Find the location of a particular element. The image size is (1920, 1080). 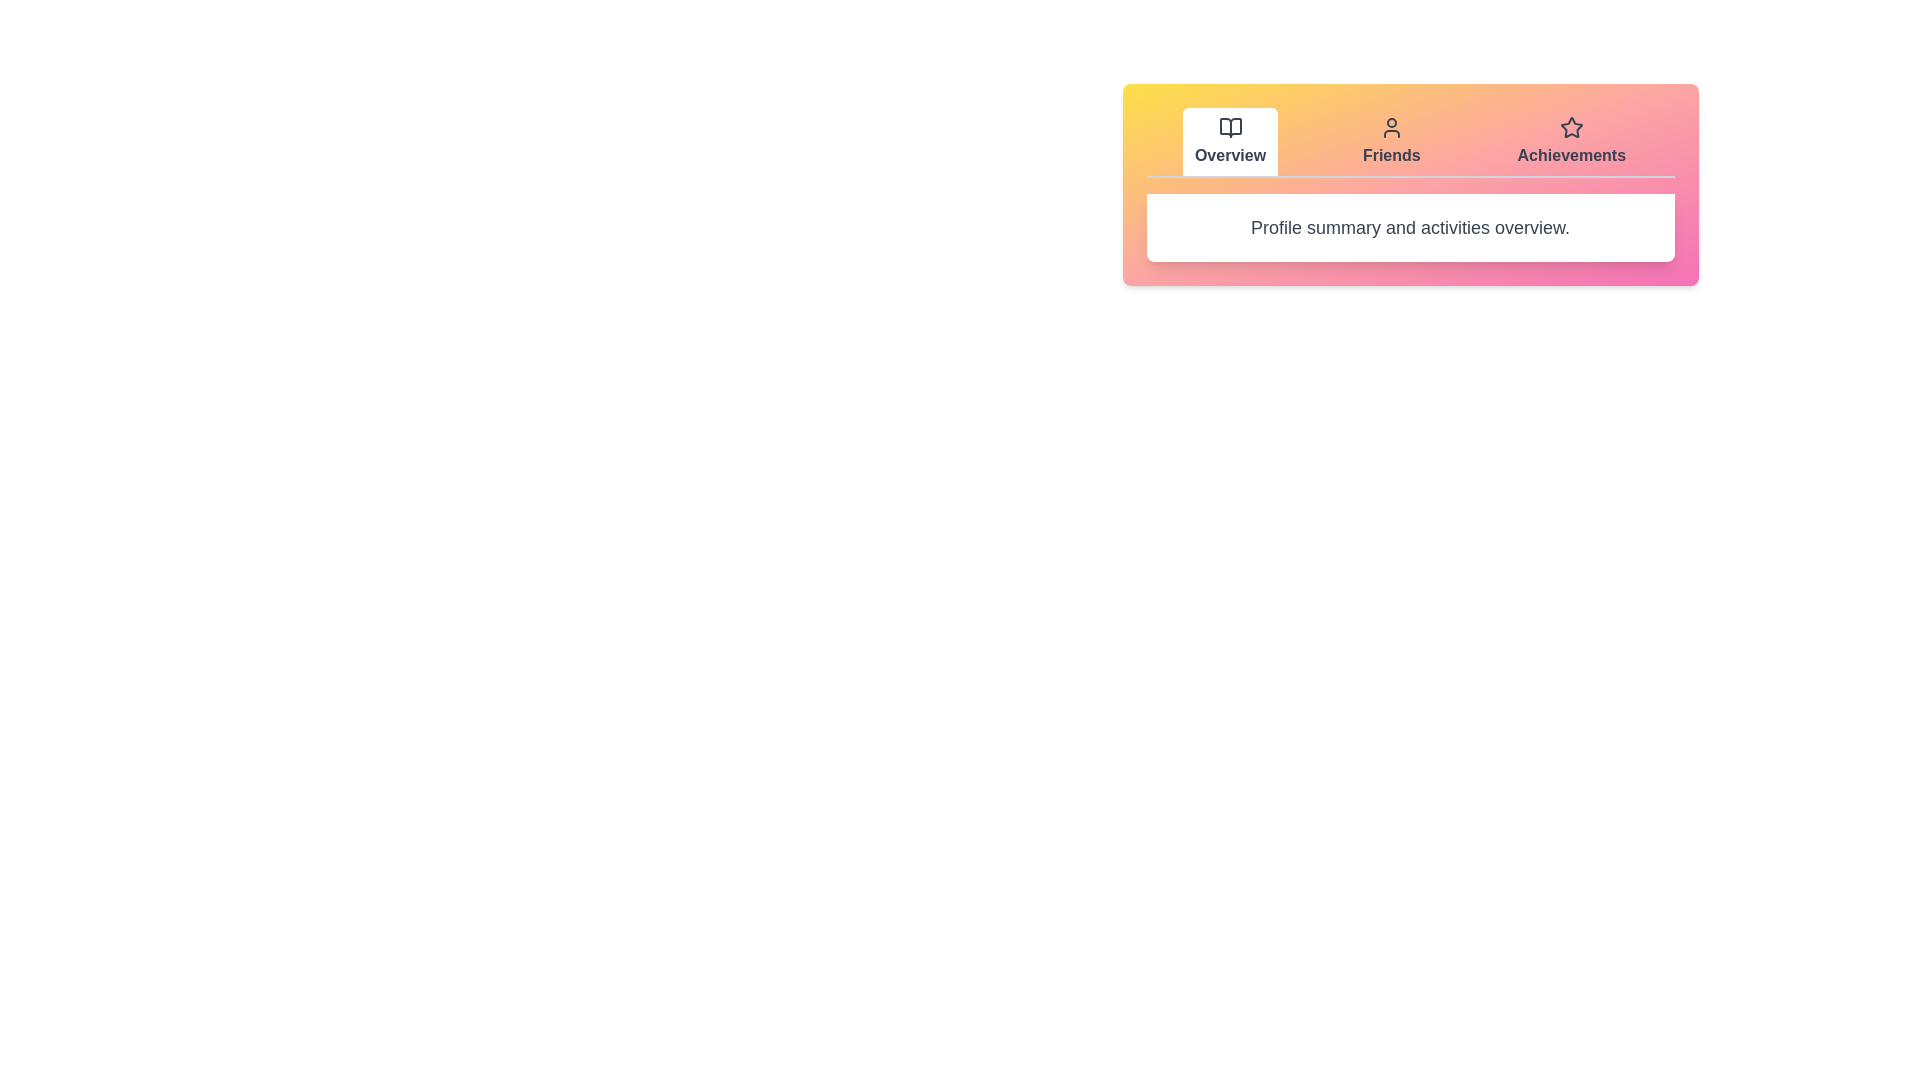

the Overview tab is located at coordinates (1229, 141).